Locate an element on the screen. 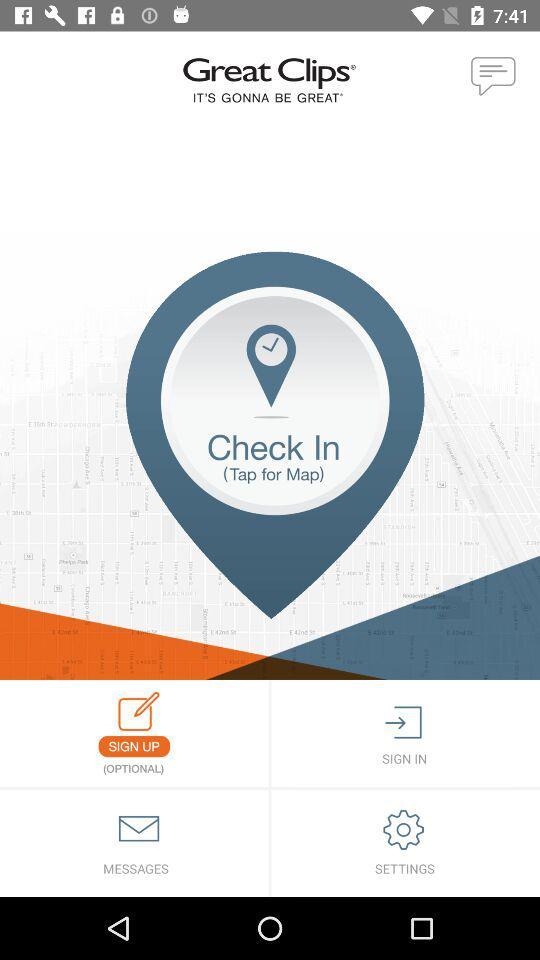 Image resolution: width=540 pixels, height=960 pixels. chat is located at coordinates (493, 77).